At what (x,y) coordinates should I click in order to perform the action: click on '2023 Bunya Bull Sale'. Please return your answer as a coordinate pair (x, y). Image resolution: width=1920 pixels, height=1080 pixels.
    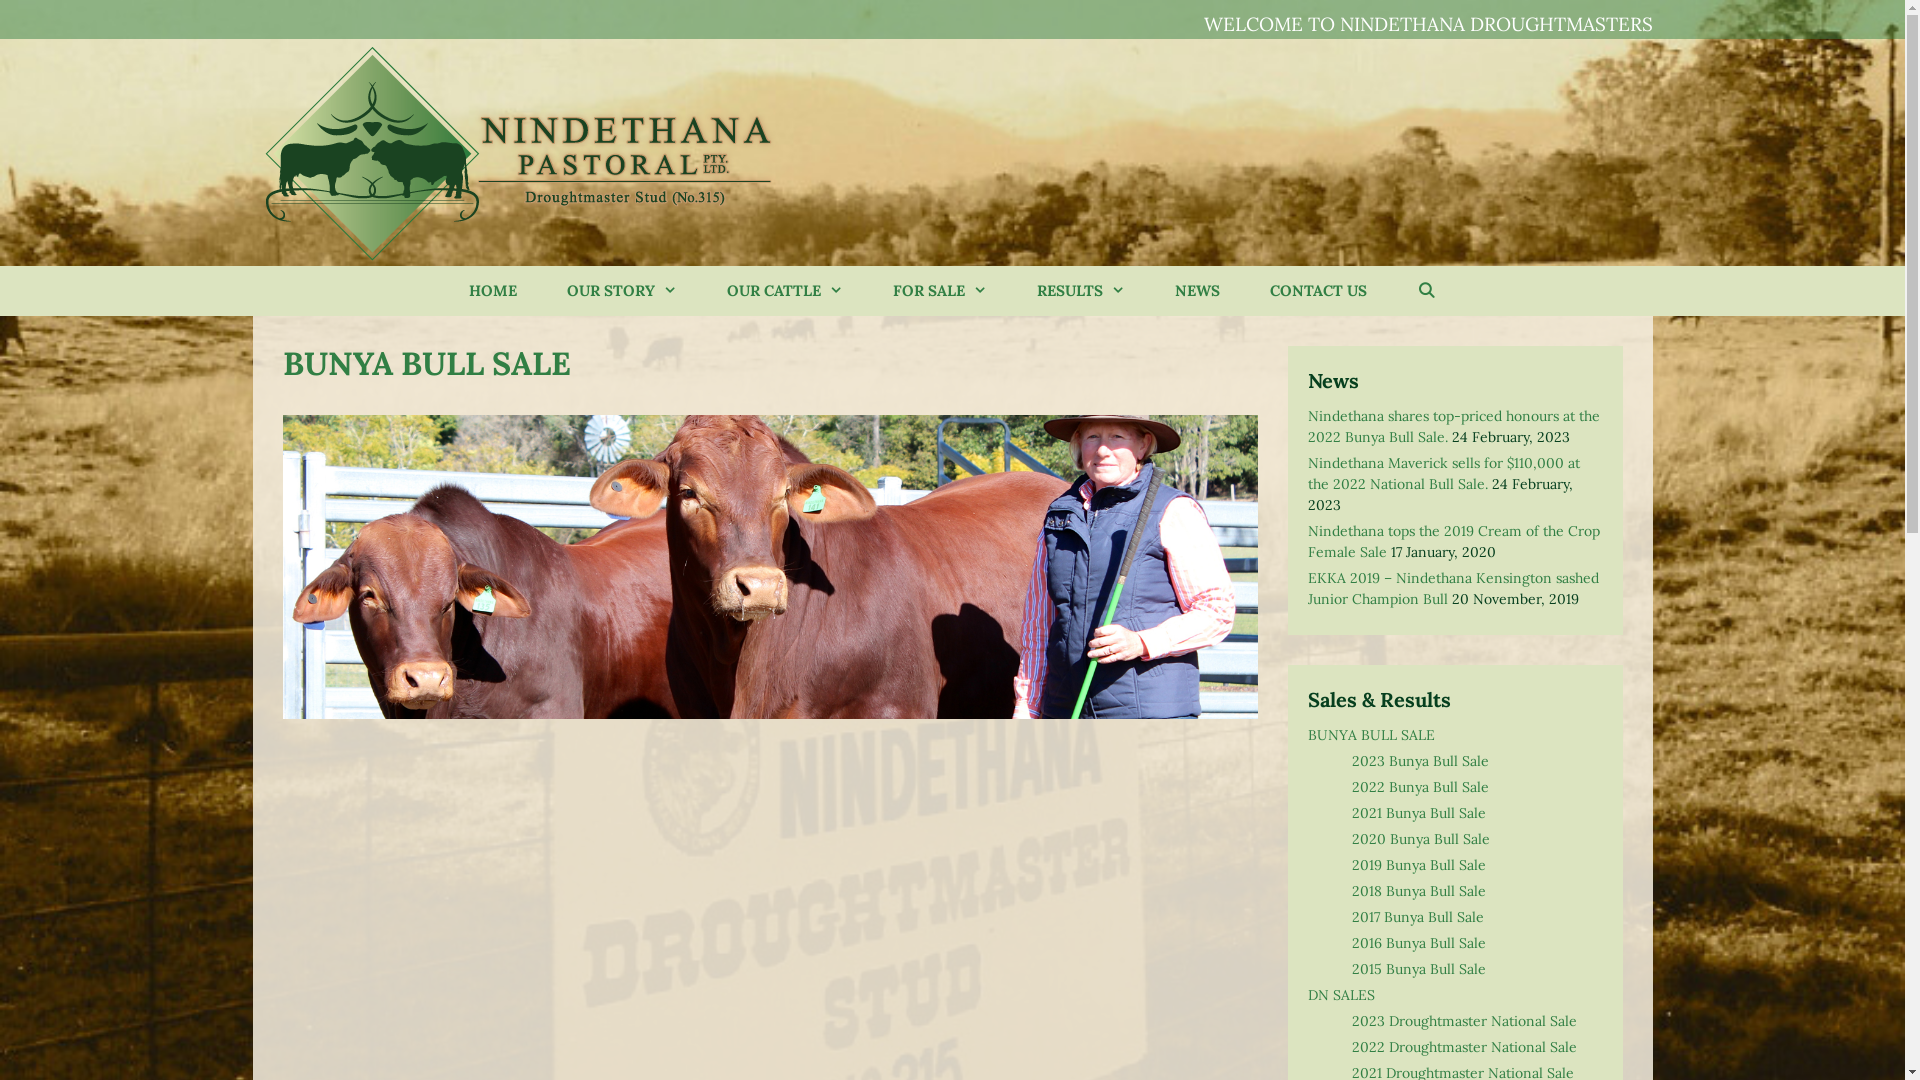
    Looking at the image, I should click on (1352, 760).